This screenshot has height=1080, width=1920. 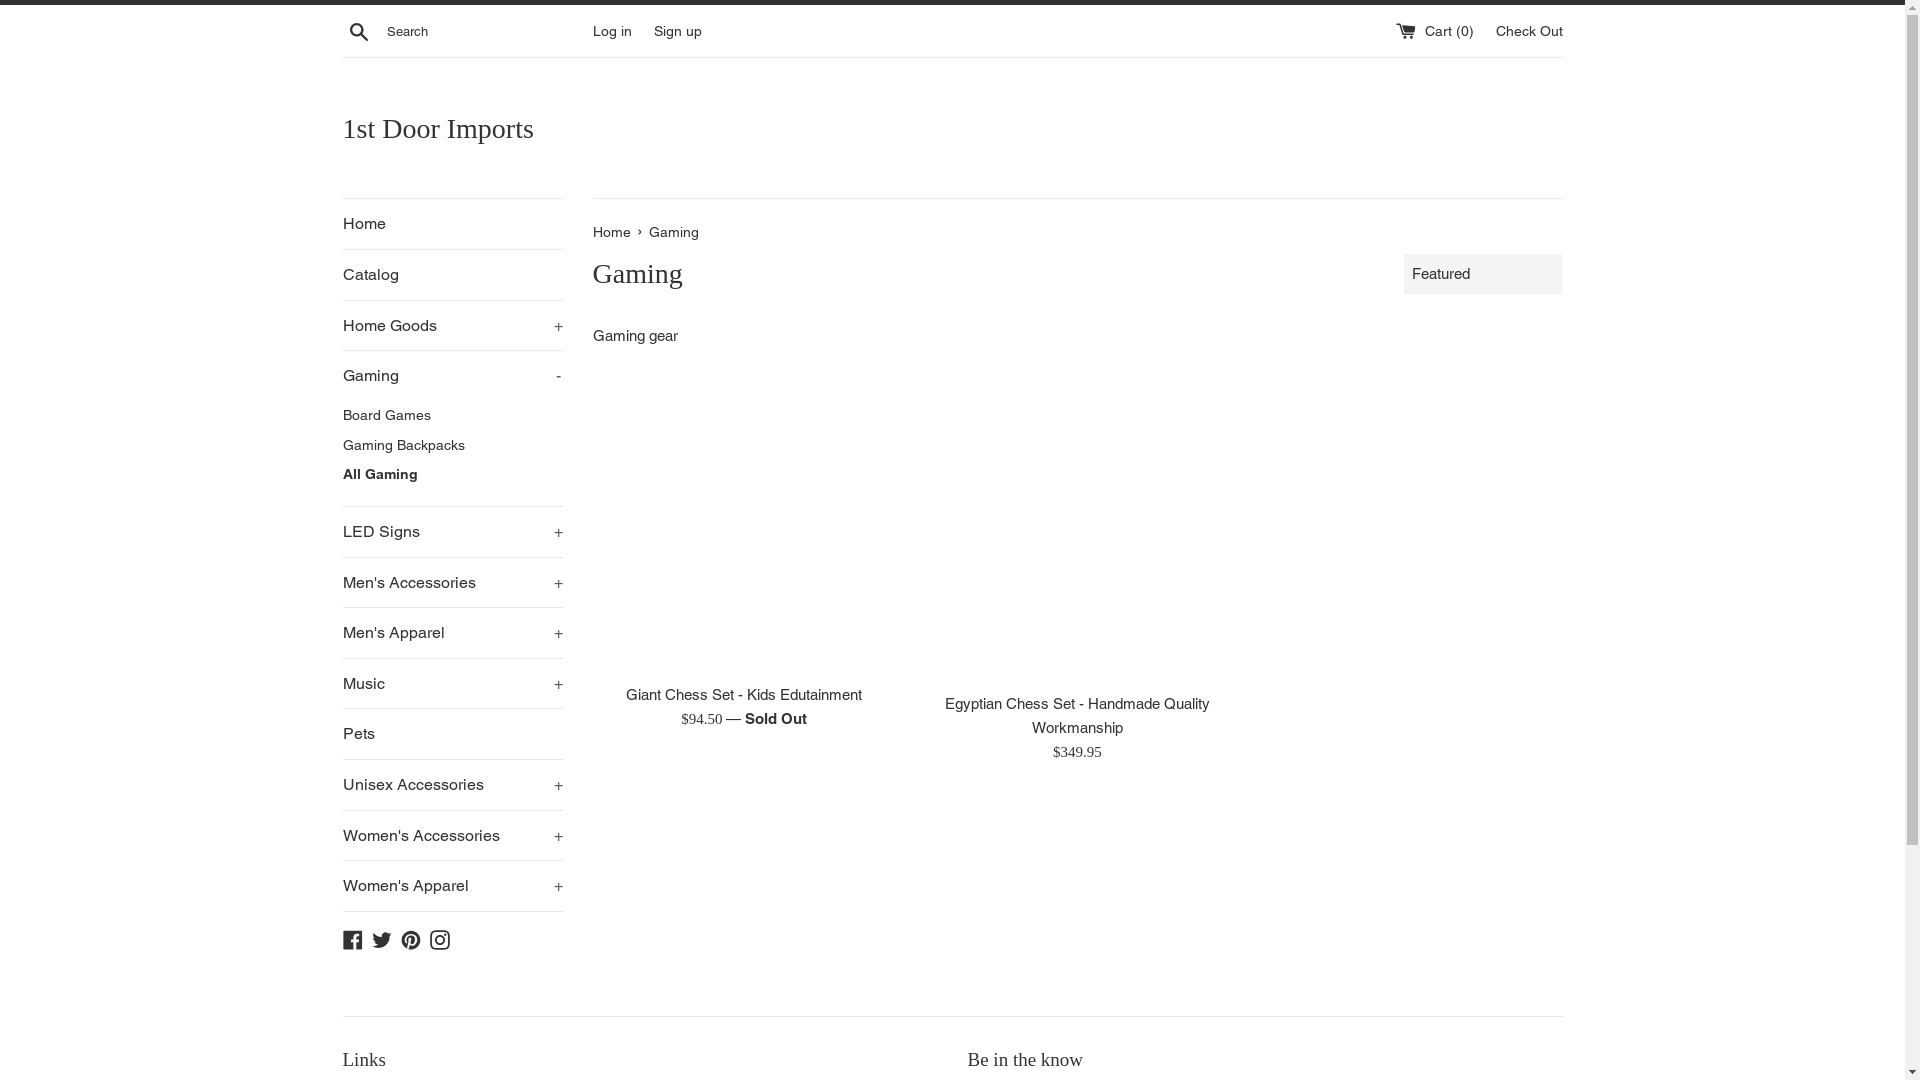 What do you see at coordinates (1076, 528) in the screenshot?
I see `'Egyptian Chess Set - Handmade Quality Workmanship'` at bounding box center [1076, 528].